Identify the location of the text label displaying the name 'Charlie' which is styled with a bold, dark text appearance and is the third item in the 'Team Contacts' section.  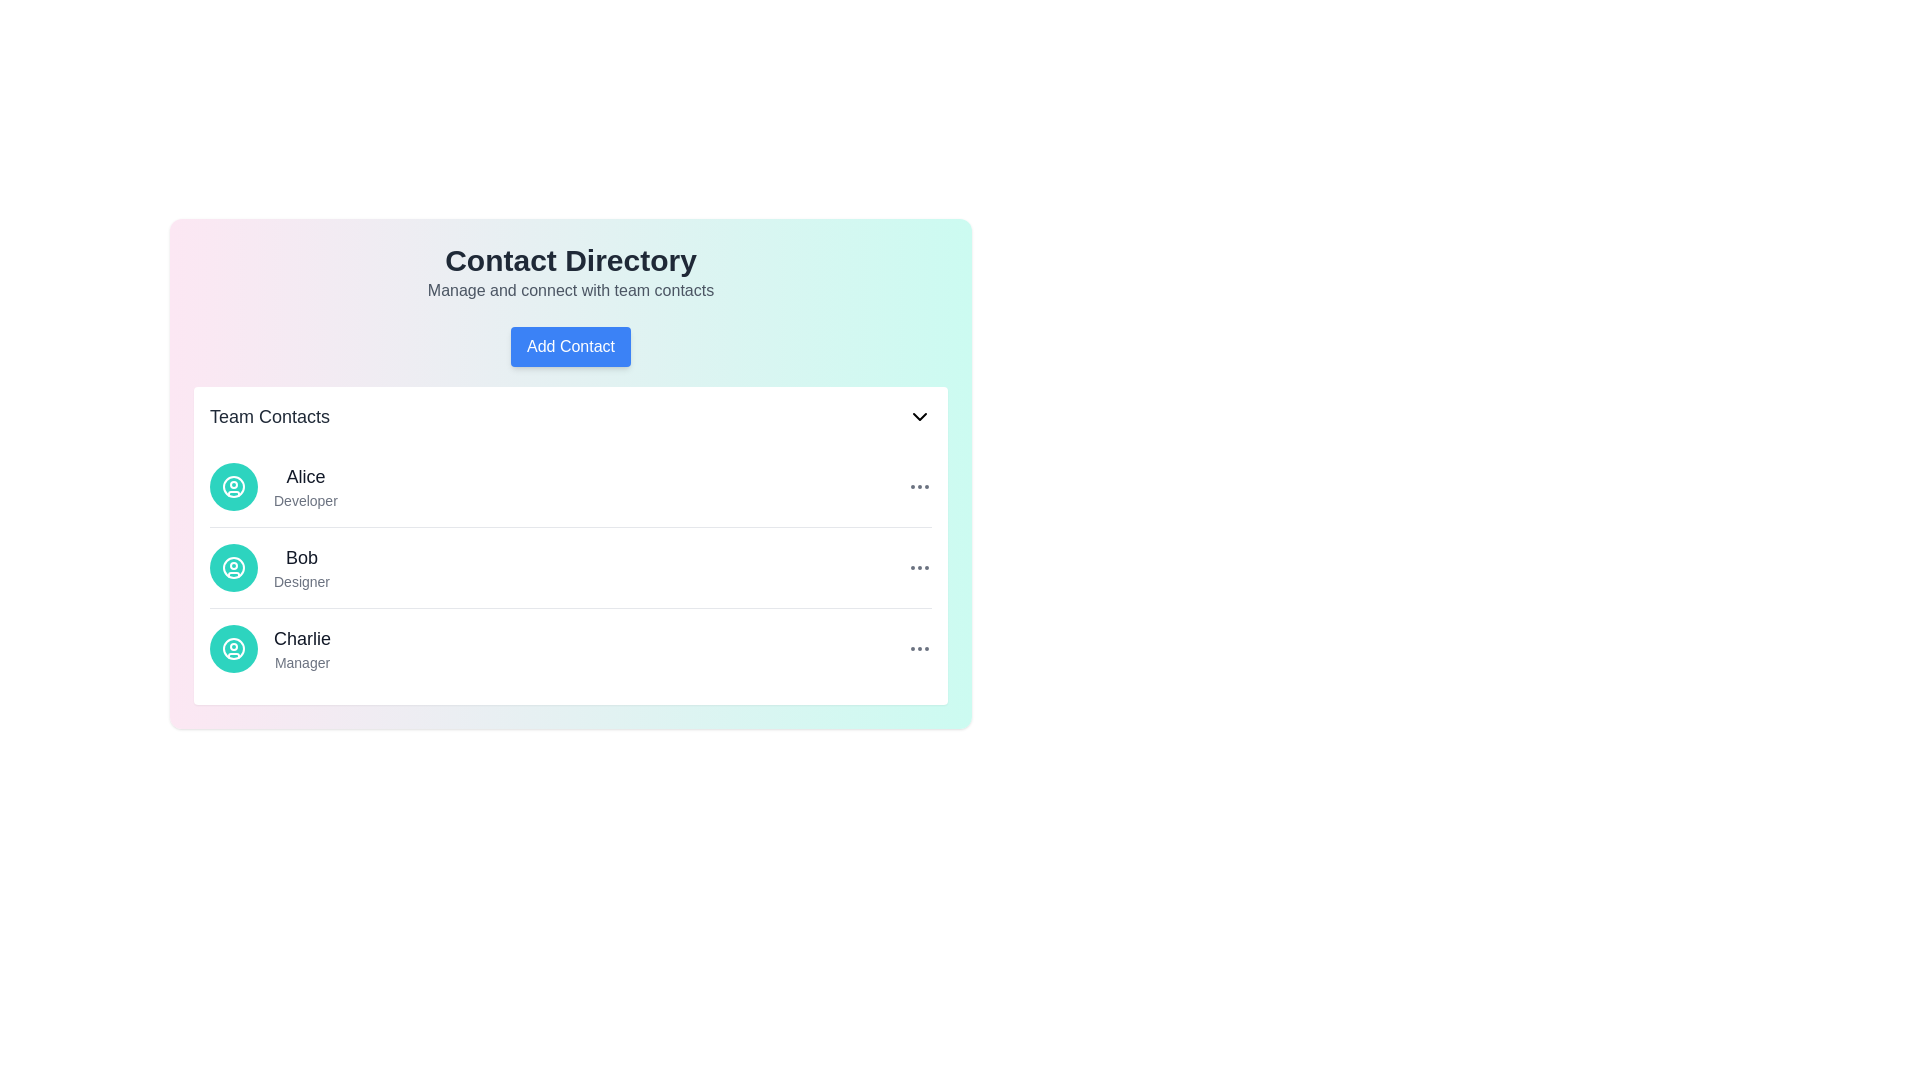
(301, 639).